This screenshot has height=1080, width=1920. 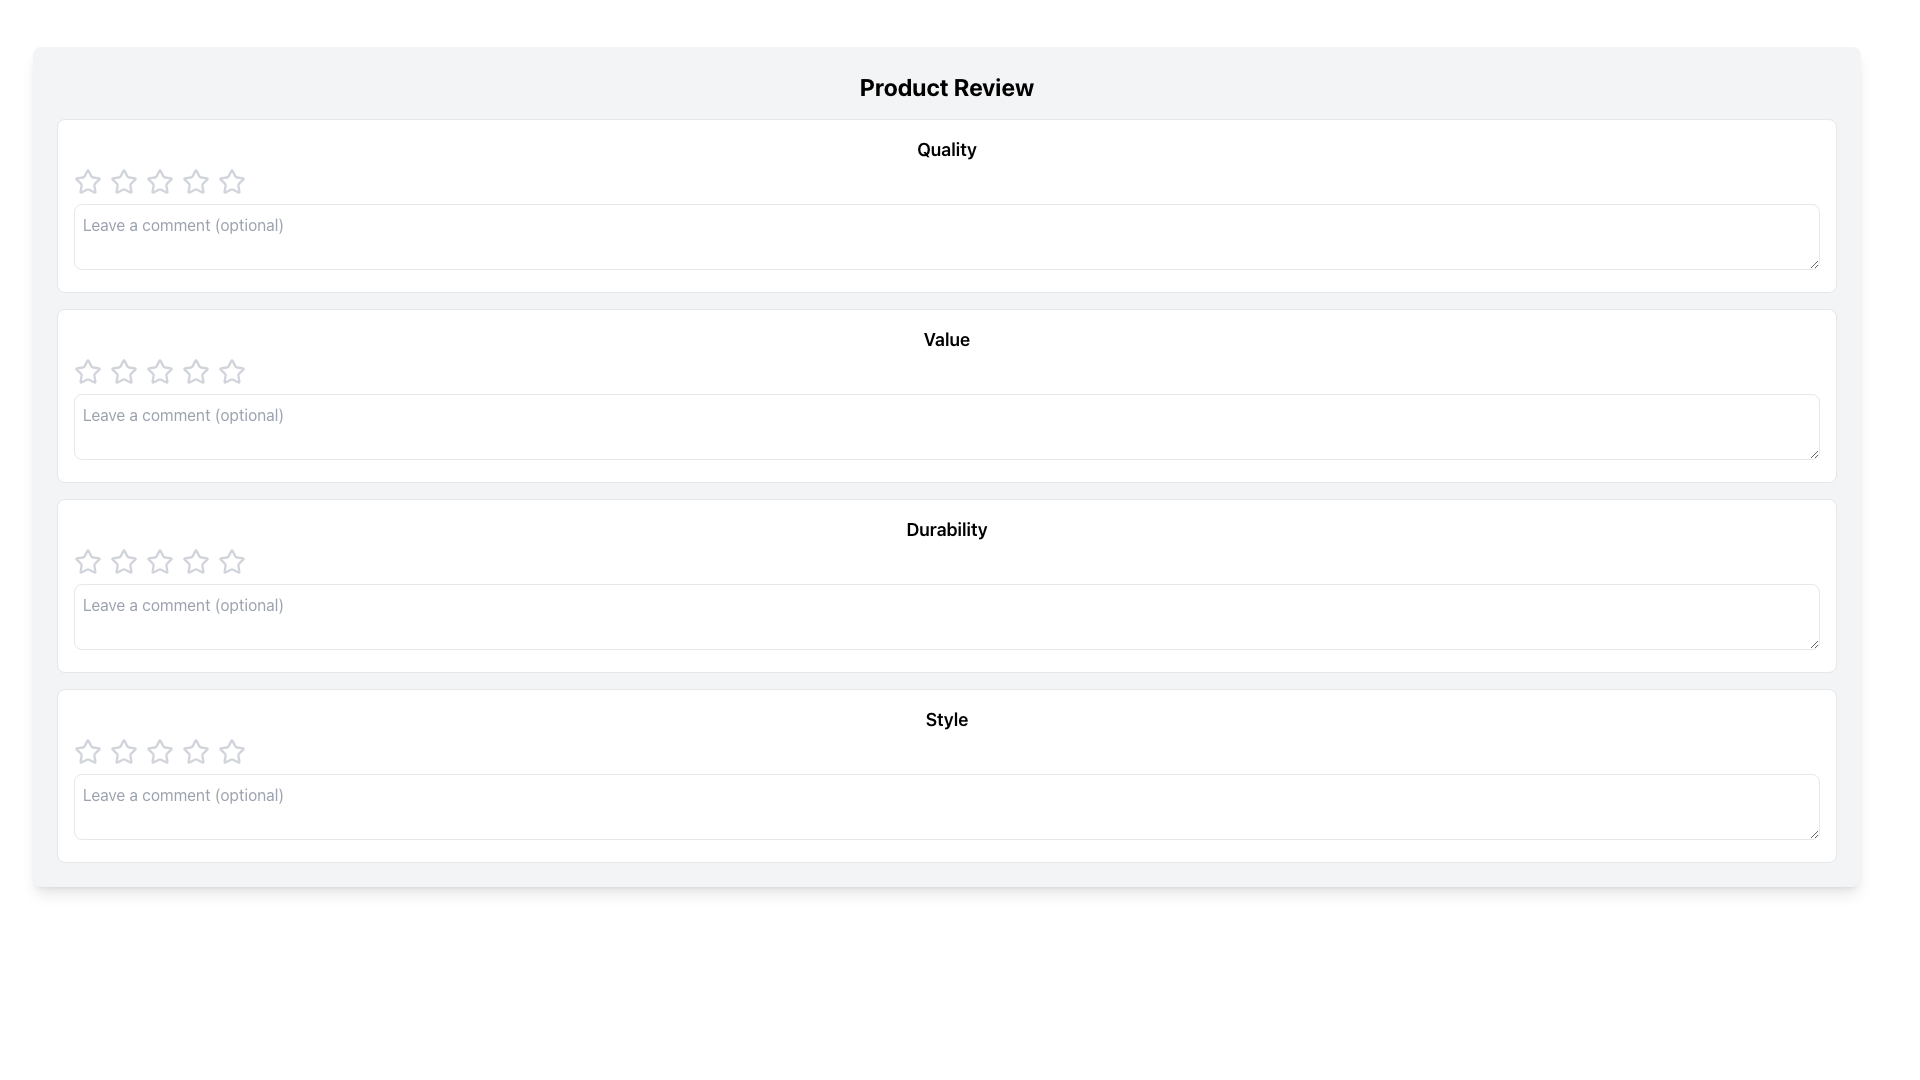 What do you see at coordinates (231, 371) in the screenshot?
I see `on the second star-shaped rating icon in the row of rating stars located in the 'Value' section beneath the 'Product Review' header` at bounding box center [231, 371].